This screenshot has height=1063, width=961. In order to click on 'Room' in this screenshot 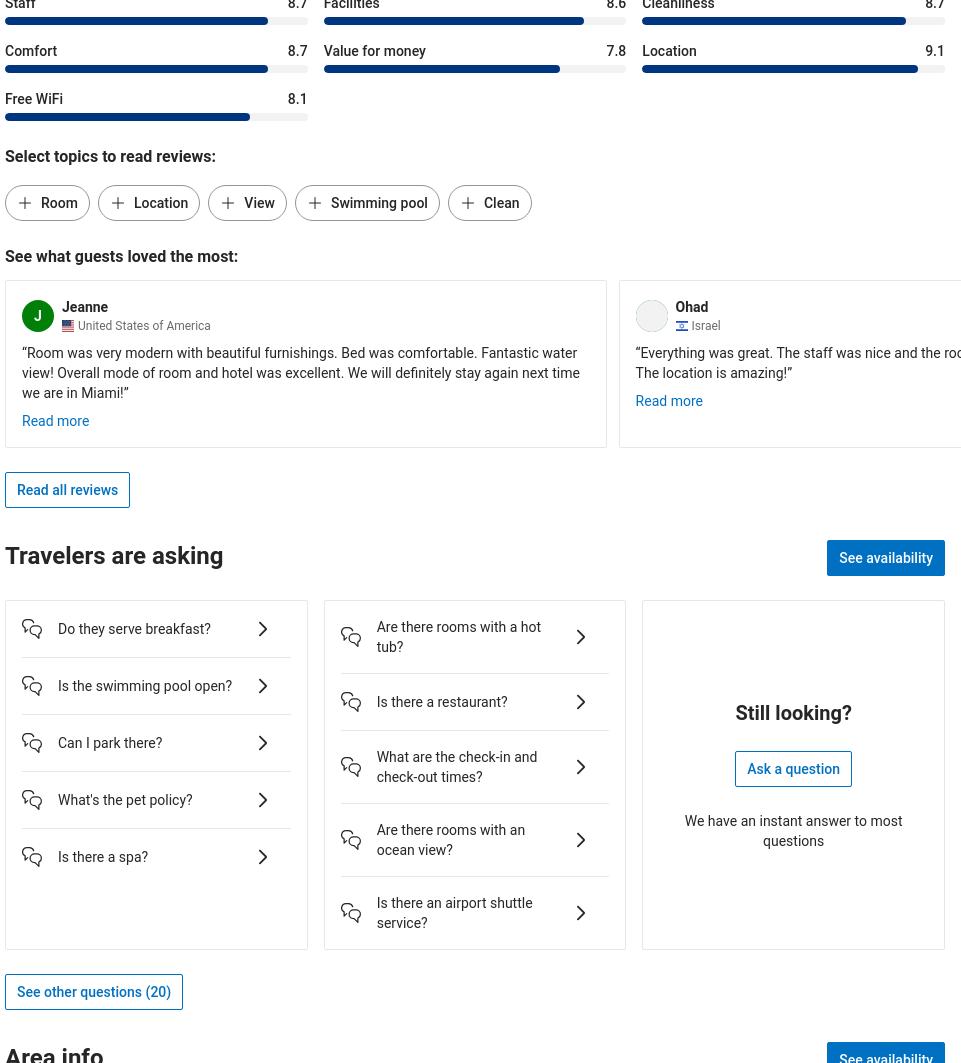, I will do `click(59, 201)`.